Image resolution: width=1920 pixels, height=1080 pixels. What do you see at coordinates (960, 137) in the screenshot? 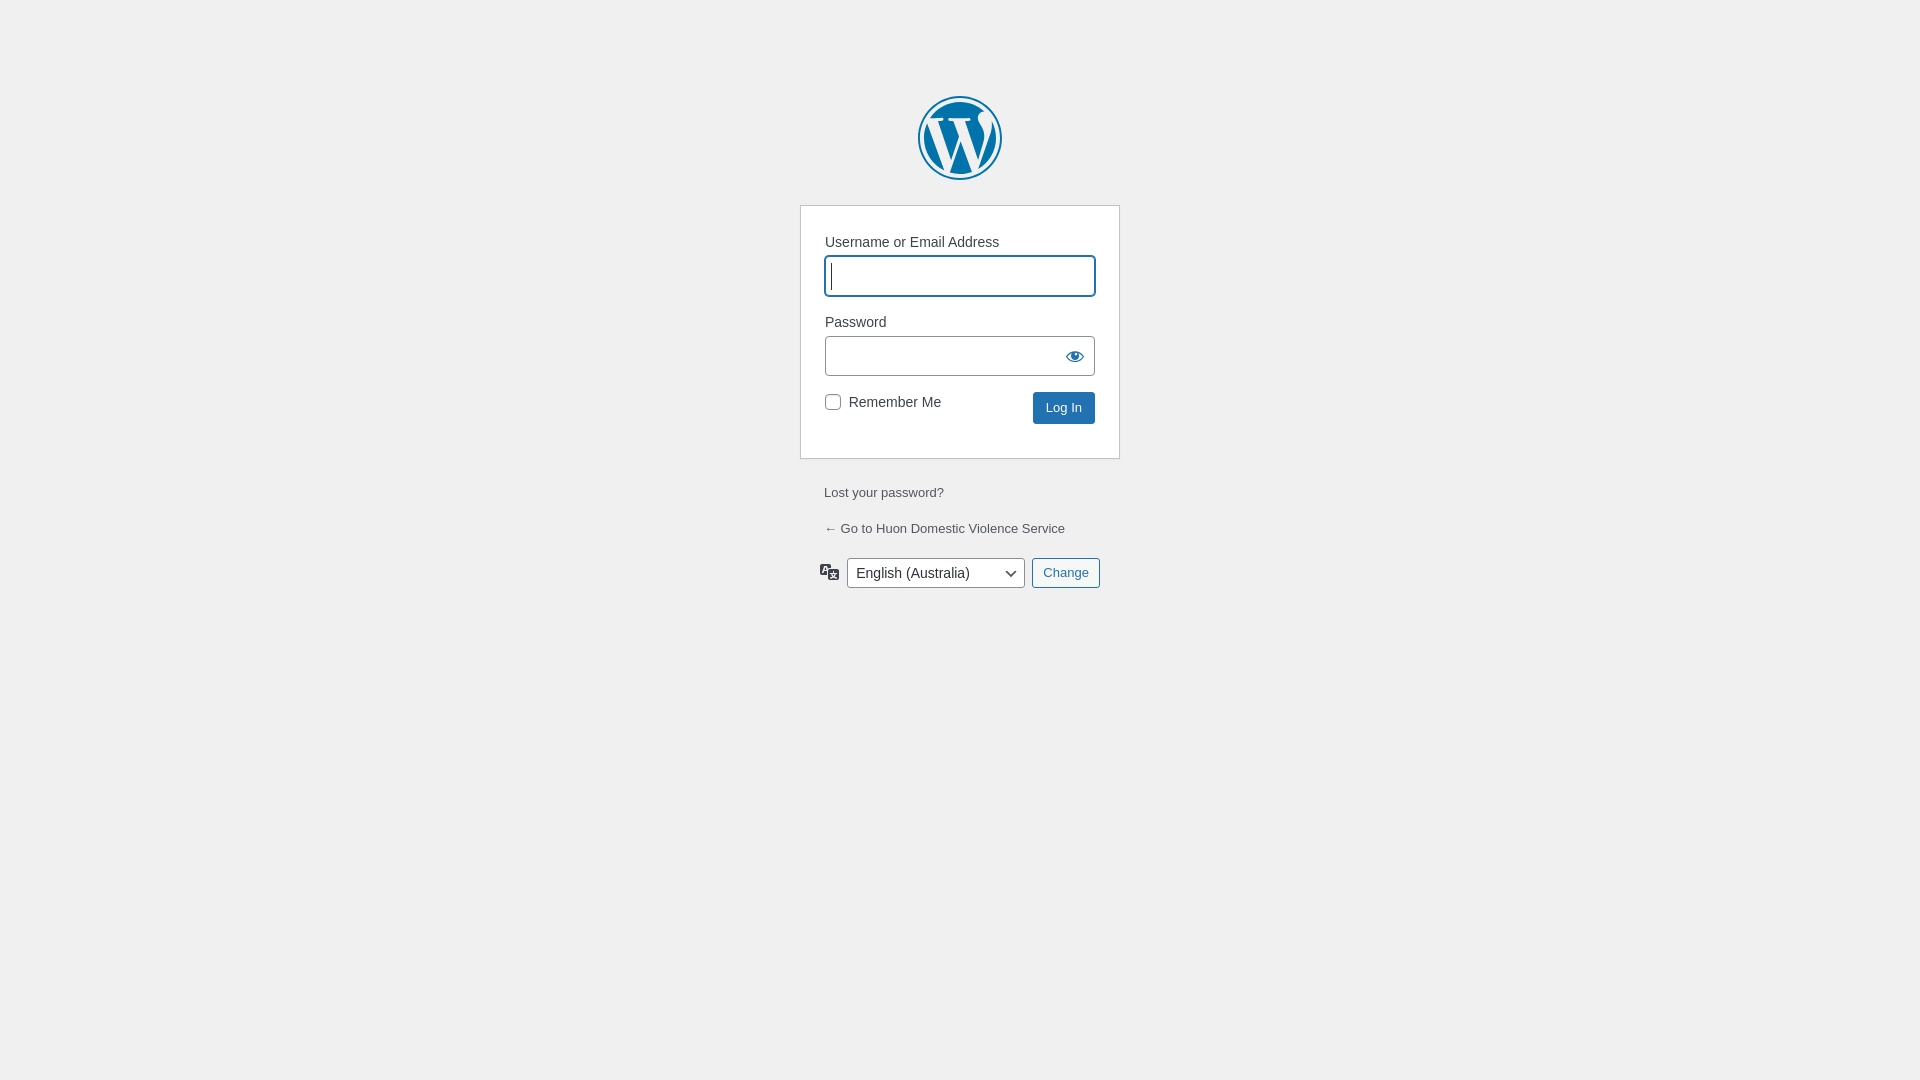
I see `'Powered by WordPress'` at bounding box center [960, 137].